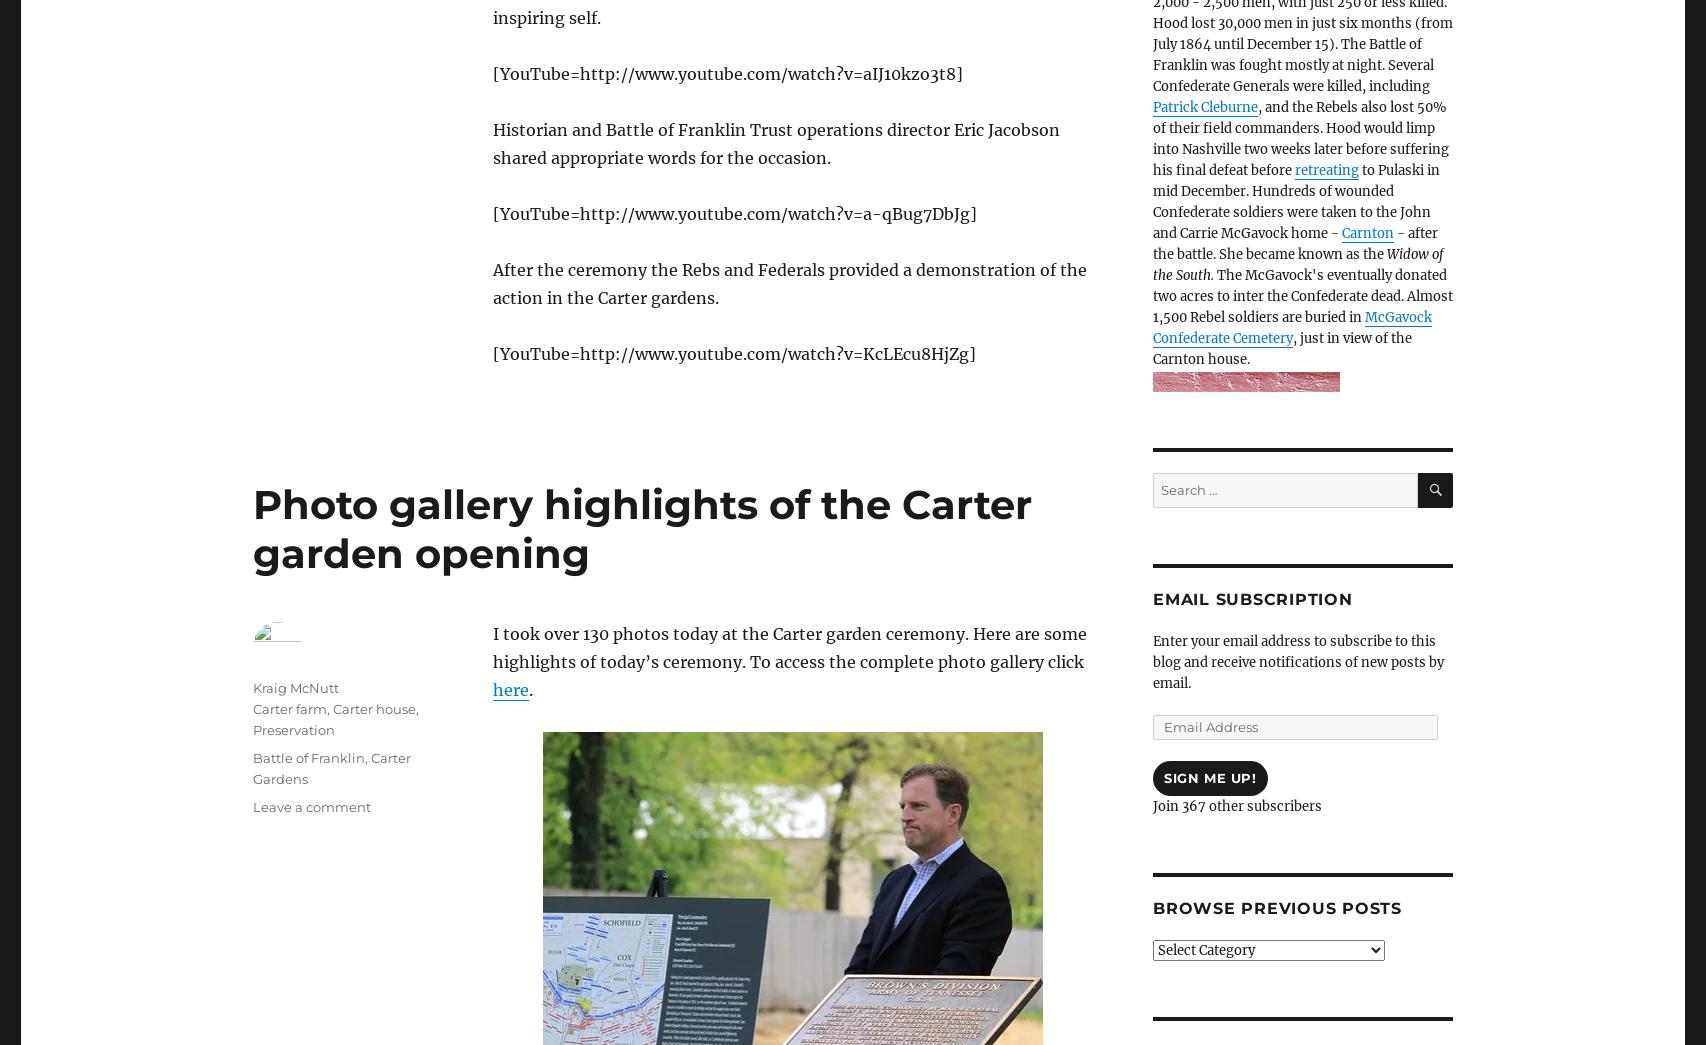 This screenshot has height=1045, width=1706. Describe the element at coordinates (308, 756) in the screenshot. I see `'Battle of Franklin'` at that location.